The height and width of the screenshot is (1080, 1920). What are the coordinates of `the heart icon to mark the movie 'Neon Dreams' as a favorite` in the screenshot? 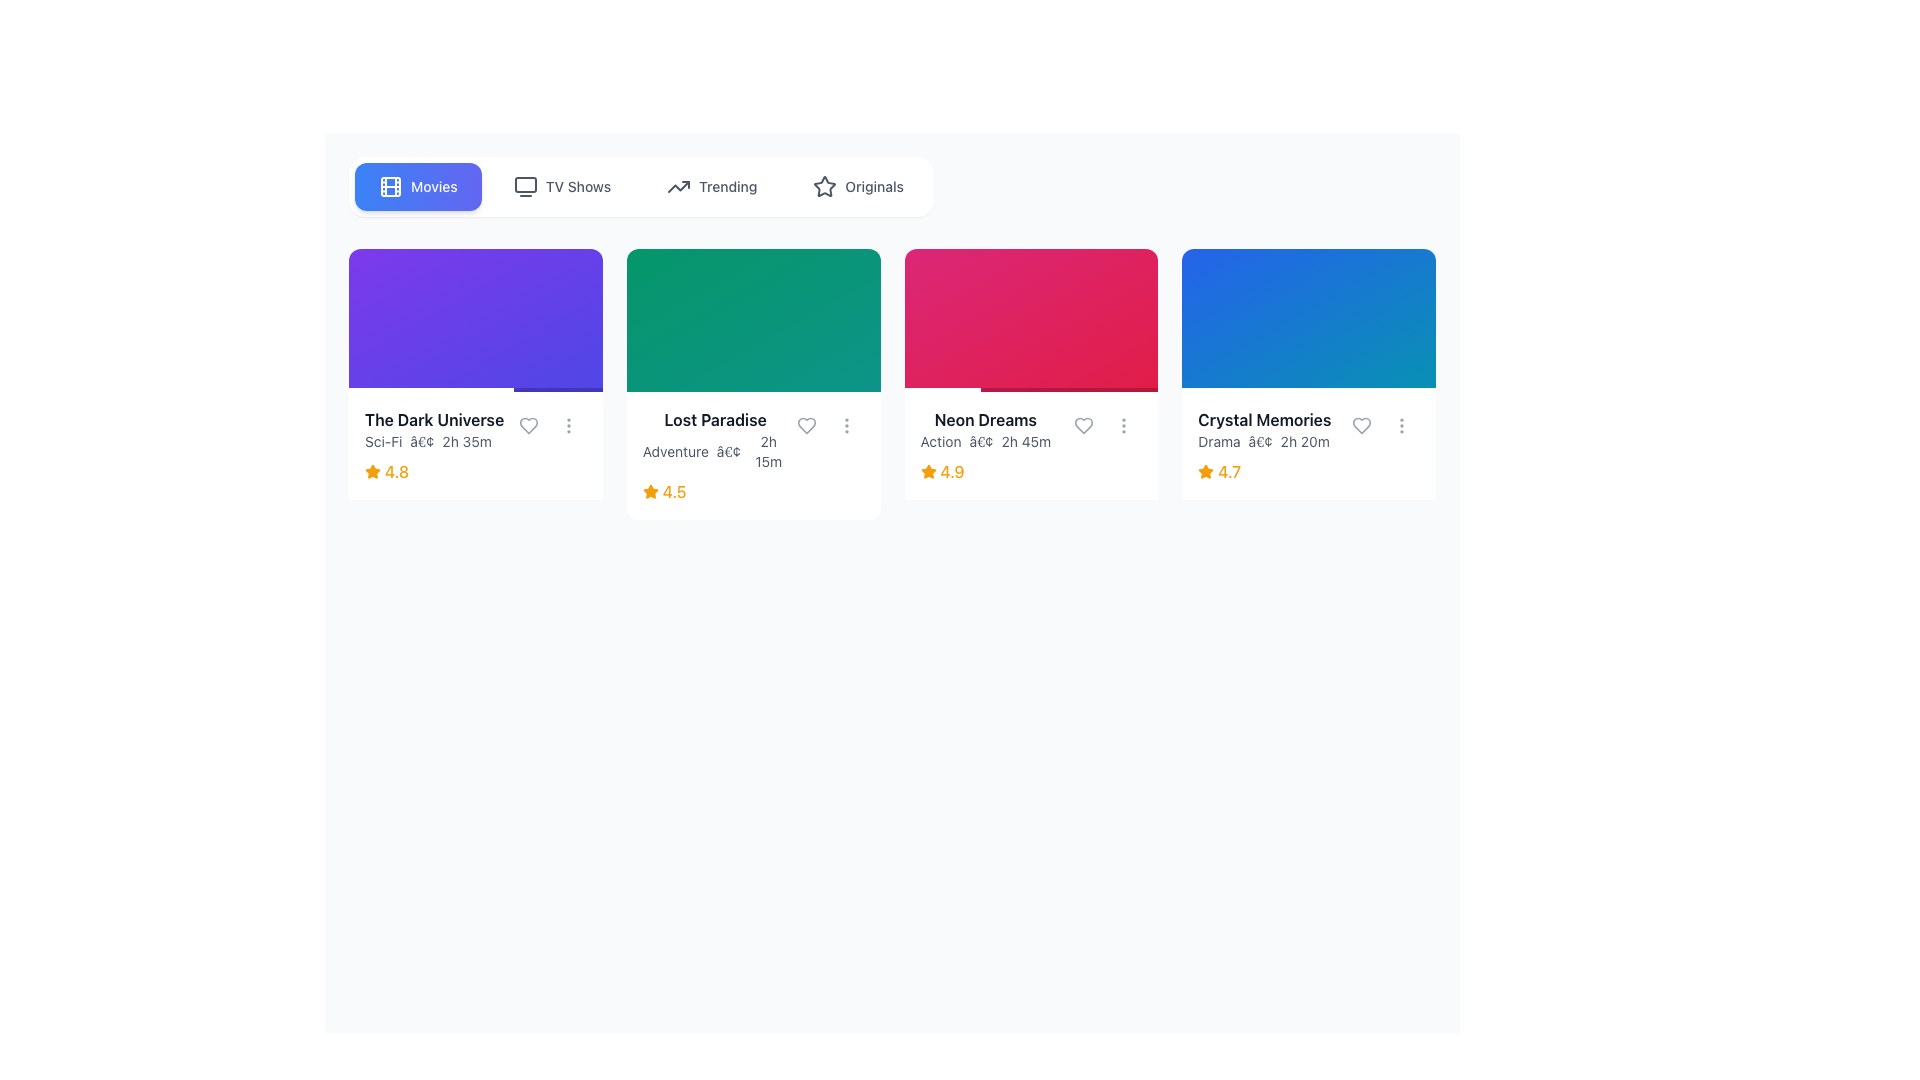 It's located at (1083, 424).